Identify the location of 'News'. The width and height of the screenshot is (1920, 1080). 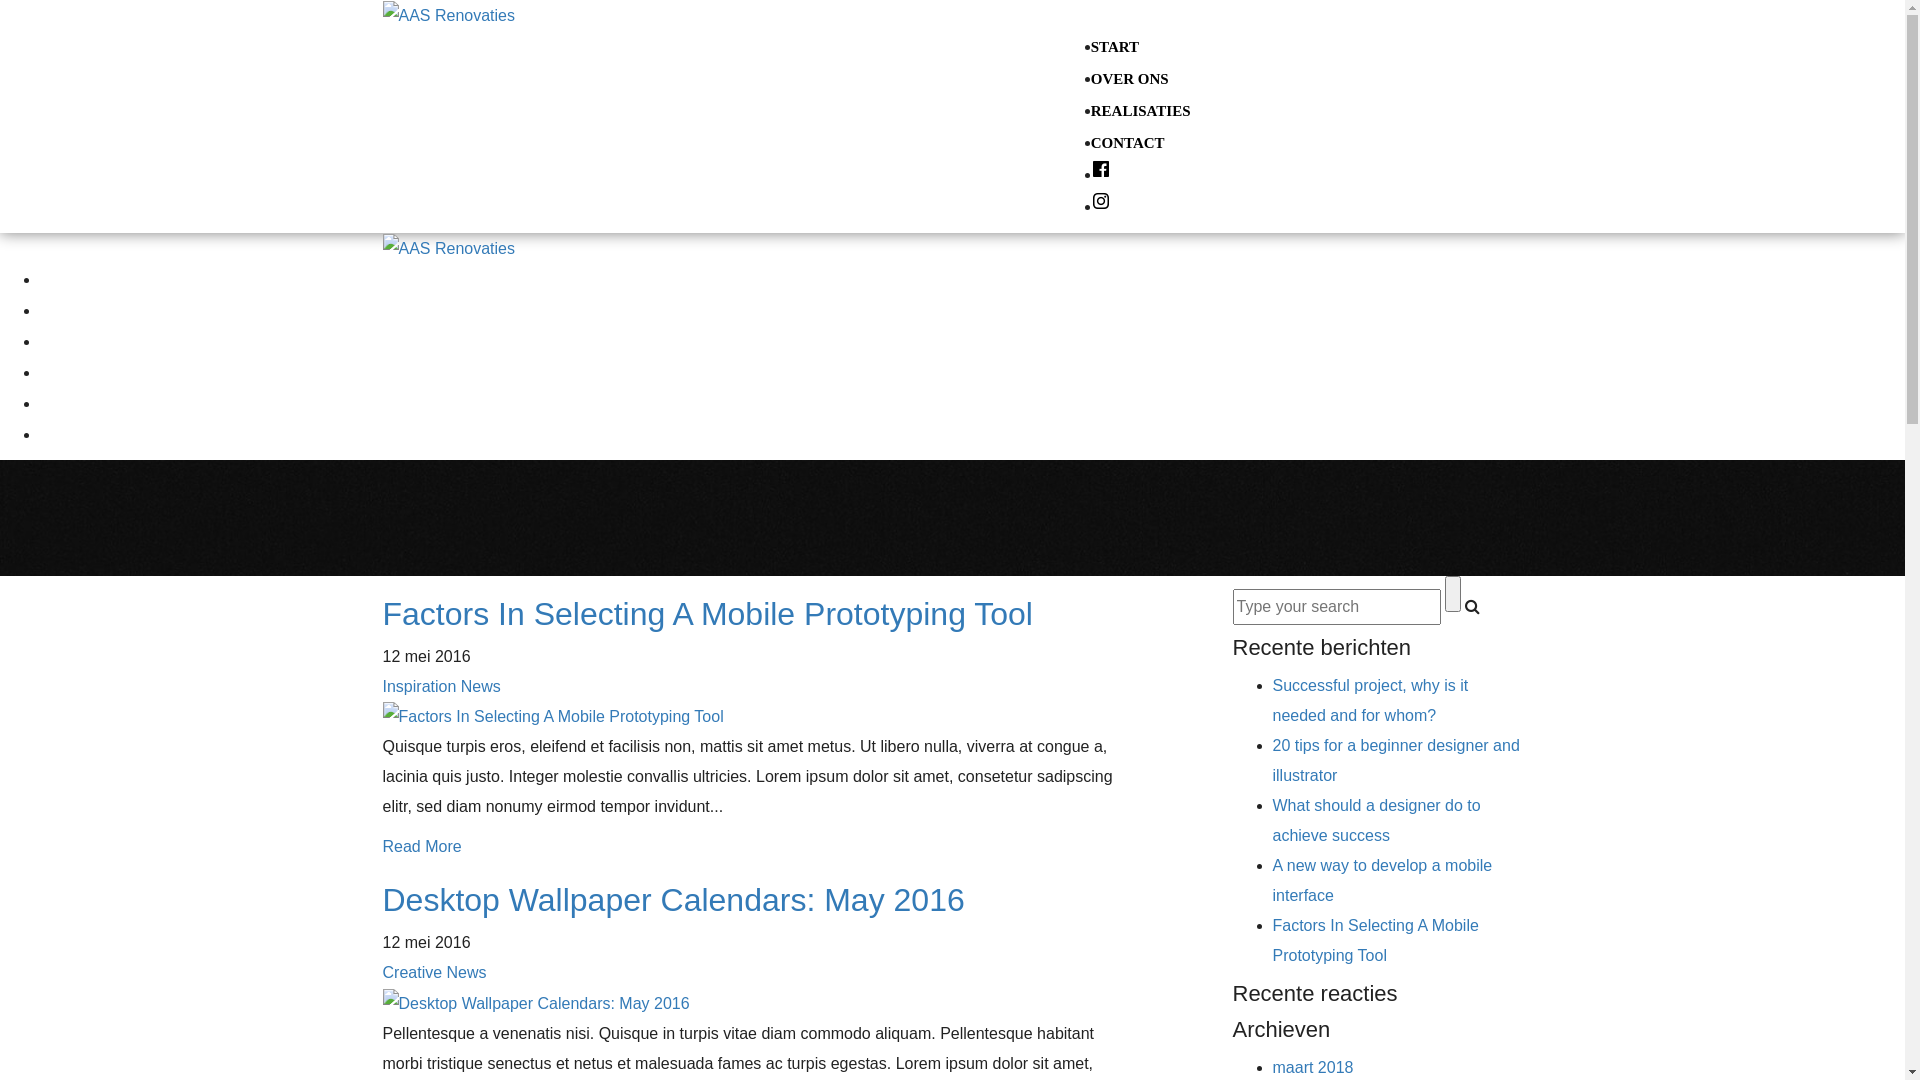
(480, 685).